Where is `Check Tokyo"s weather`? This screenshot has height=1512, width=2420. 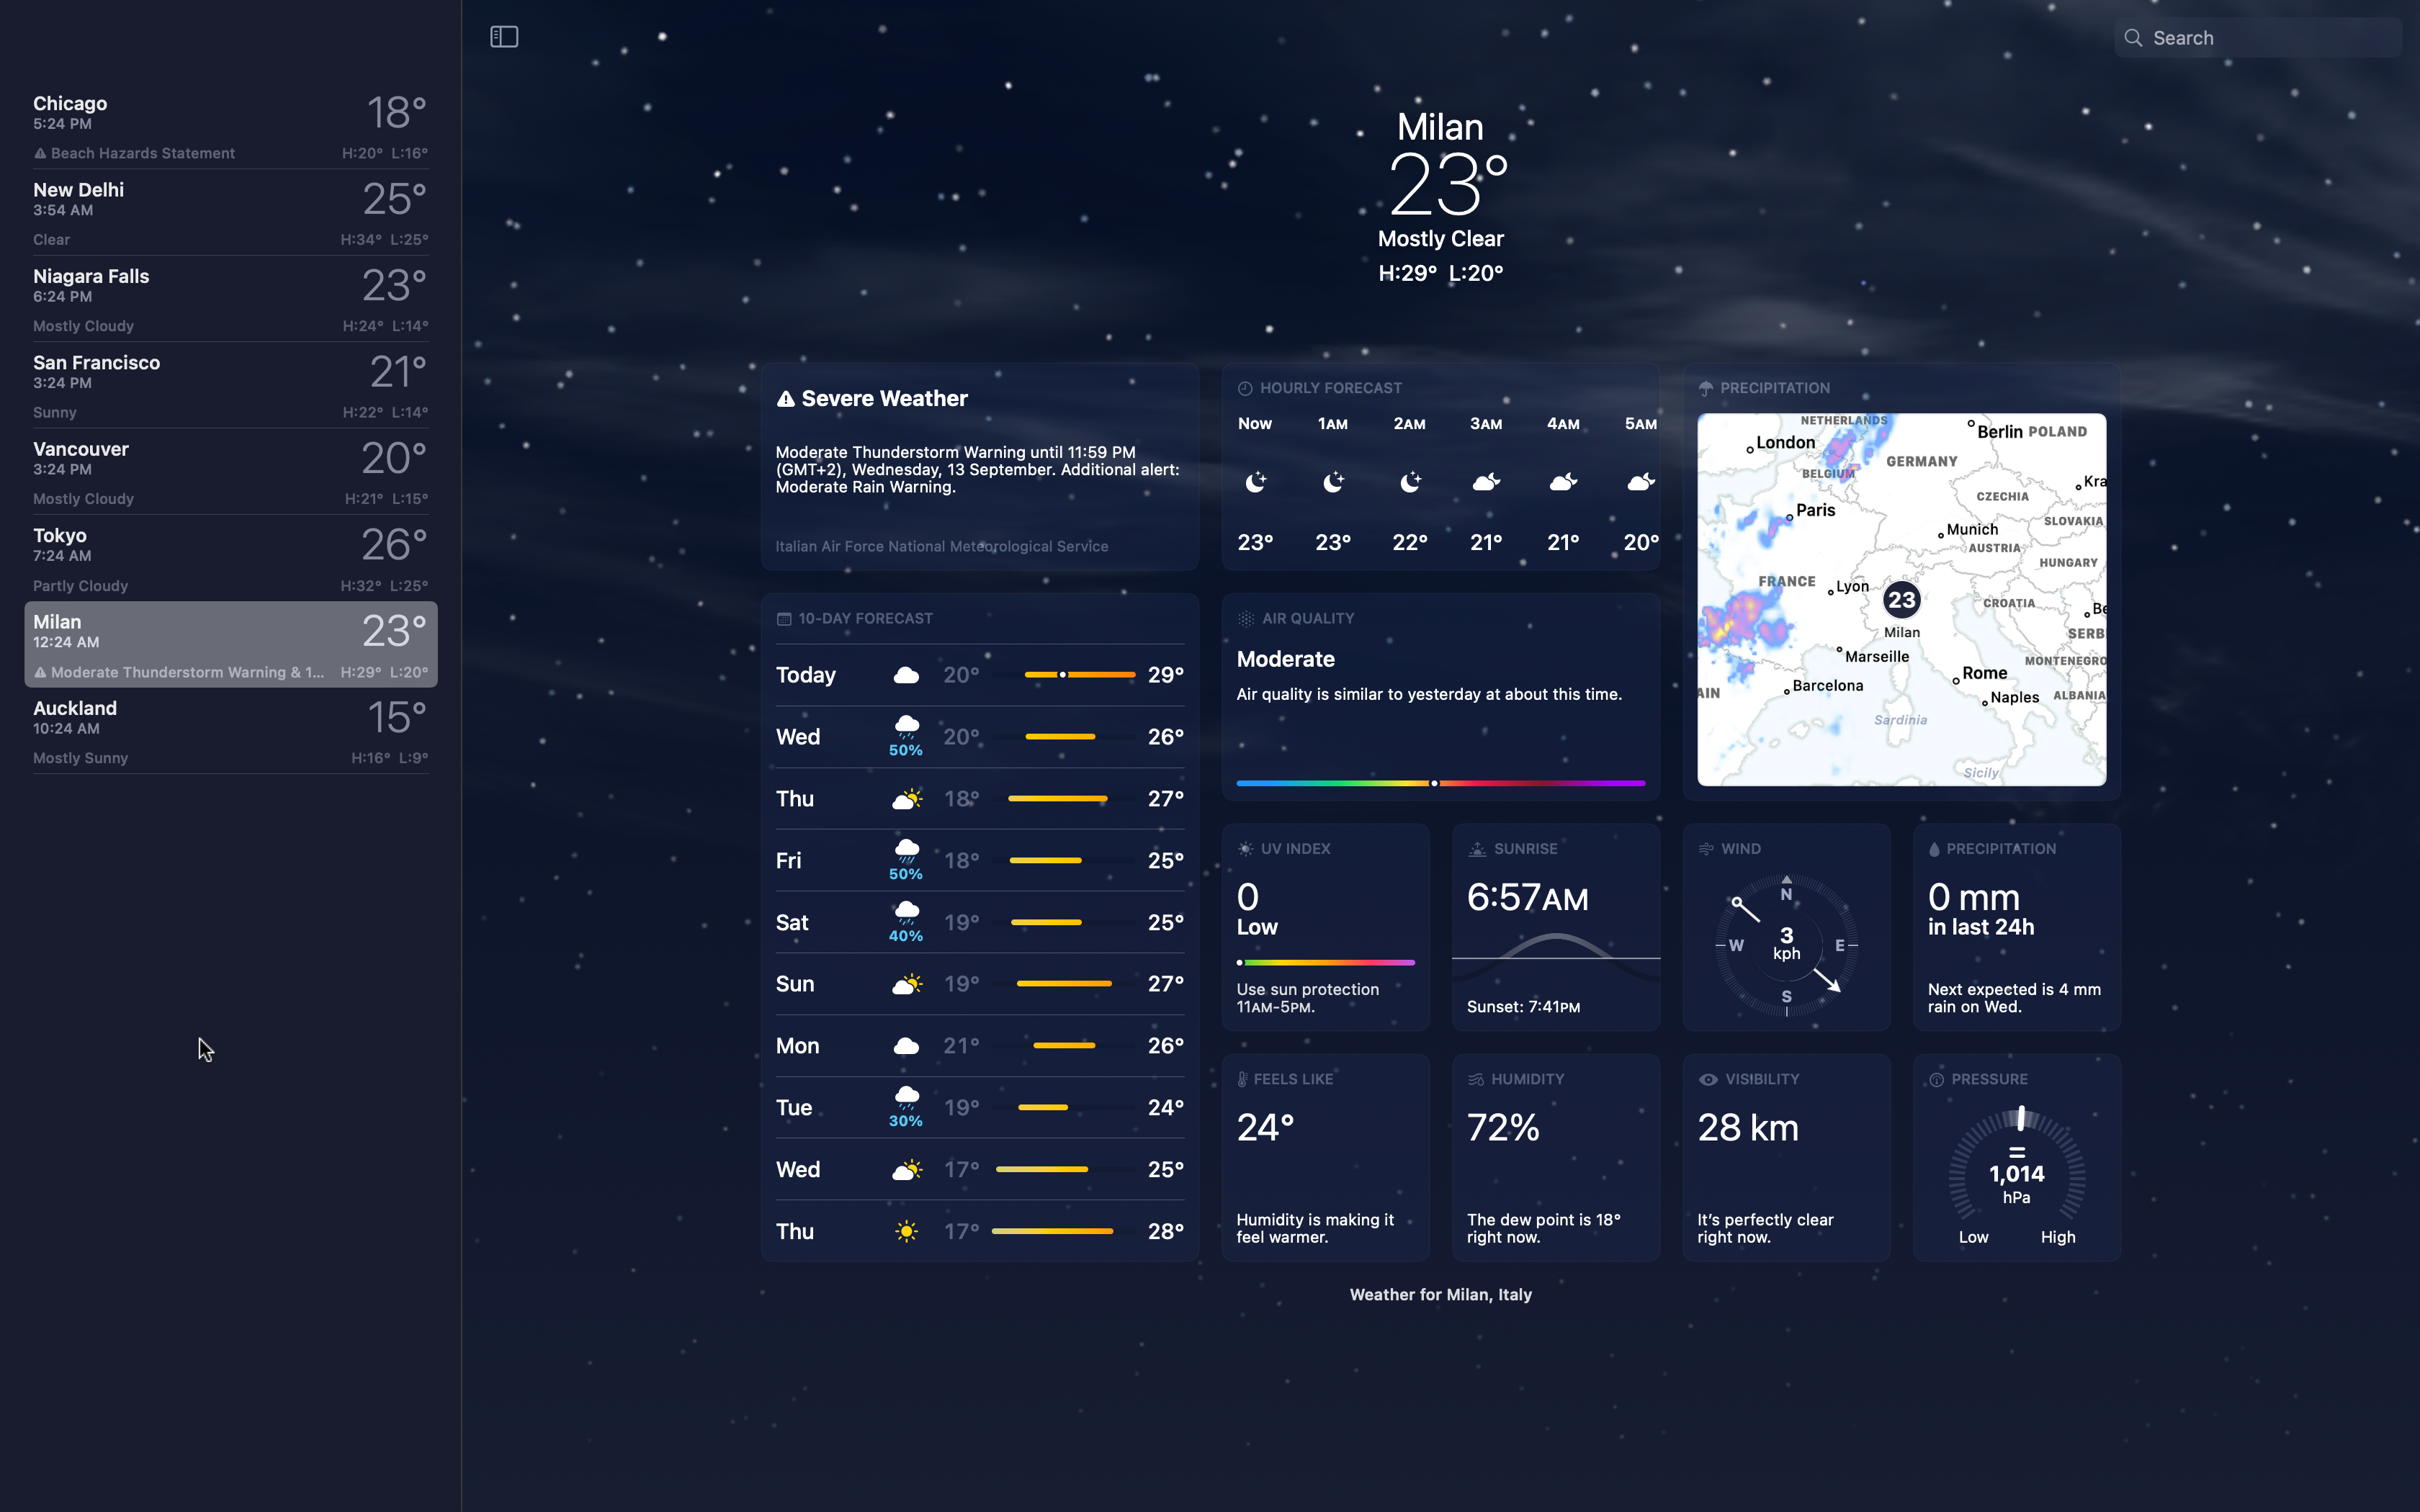 Check Tokyo"s weather is located at coordinates (225, 559).